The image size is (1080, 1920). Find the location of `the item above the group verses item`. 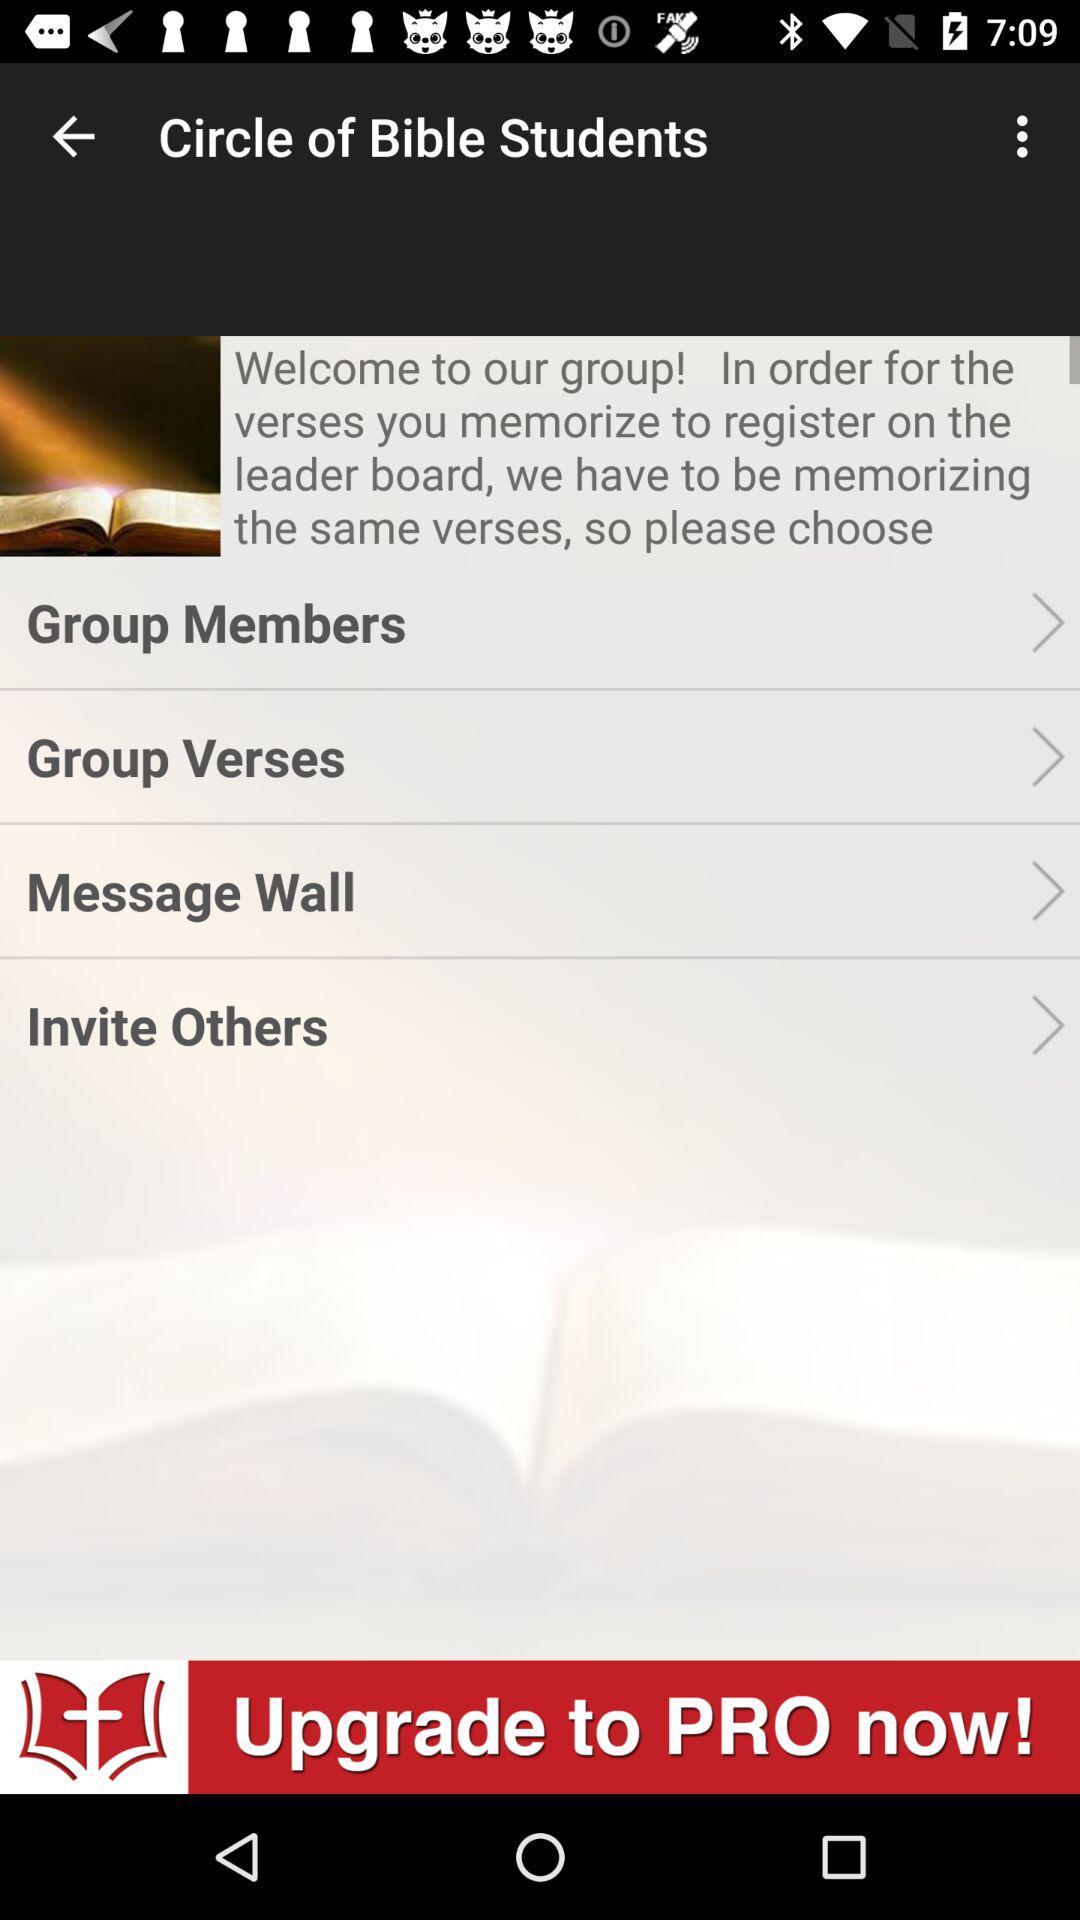

the item above the group verses item is located at coordinates (527, 621).